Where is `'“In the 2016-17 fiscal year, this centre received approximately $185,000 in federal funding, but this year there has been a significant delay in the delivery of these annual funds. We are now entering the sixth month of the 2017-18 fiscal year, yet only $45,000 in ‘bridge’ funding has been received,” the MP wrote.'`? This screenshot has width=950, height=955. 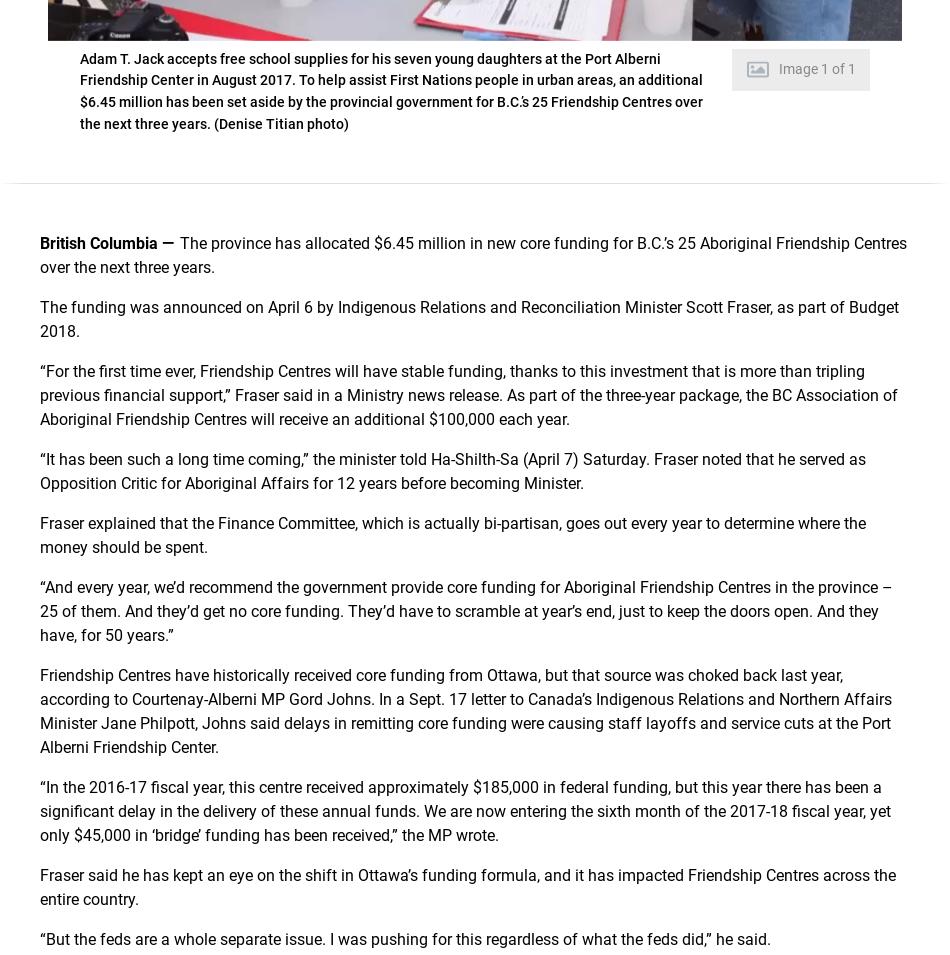
'“In the 2016-17 fiscal year, this centre received approximately $185,000 in federal funding, but this year there has been a significant delay in the delivery of these annual funds. We are now entering the sixth month of the 2017-18 fiscal year, yet only $45,000 in ‘bridge’ funding has been received,” the MP wrote.' is located at coordinates (464, 811).